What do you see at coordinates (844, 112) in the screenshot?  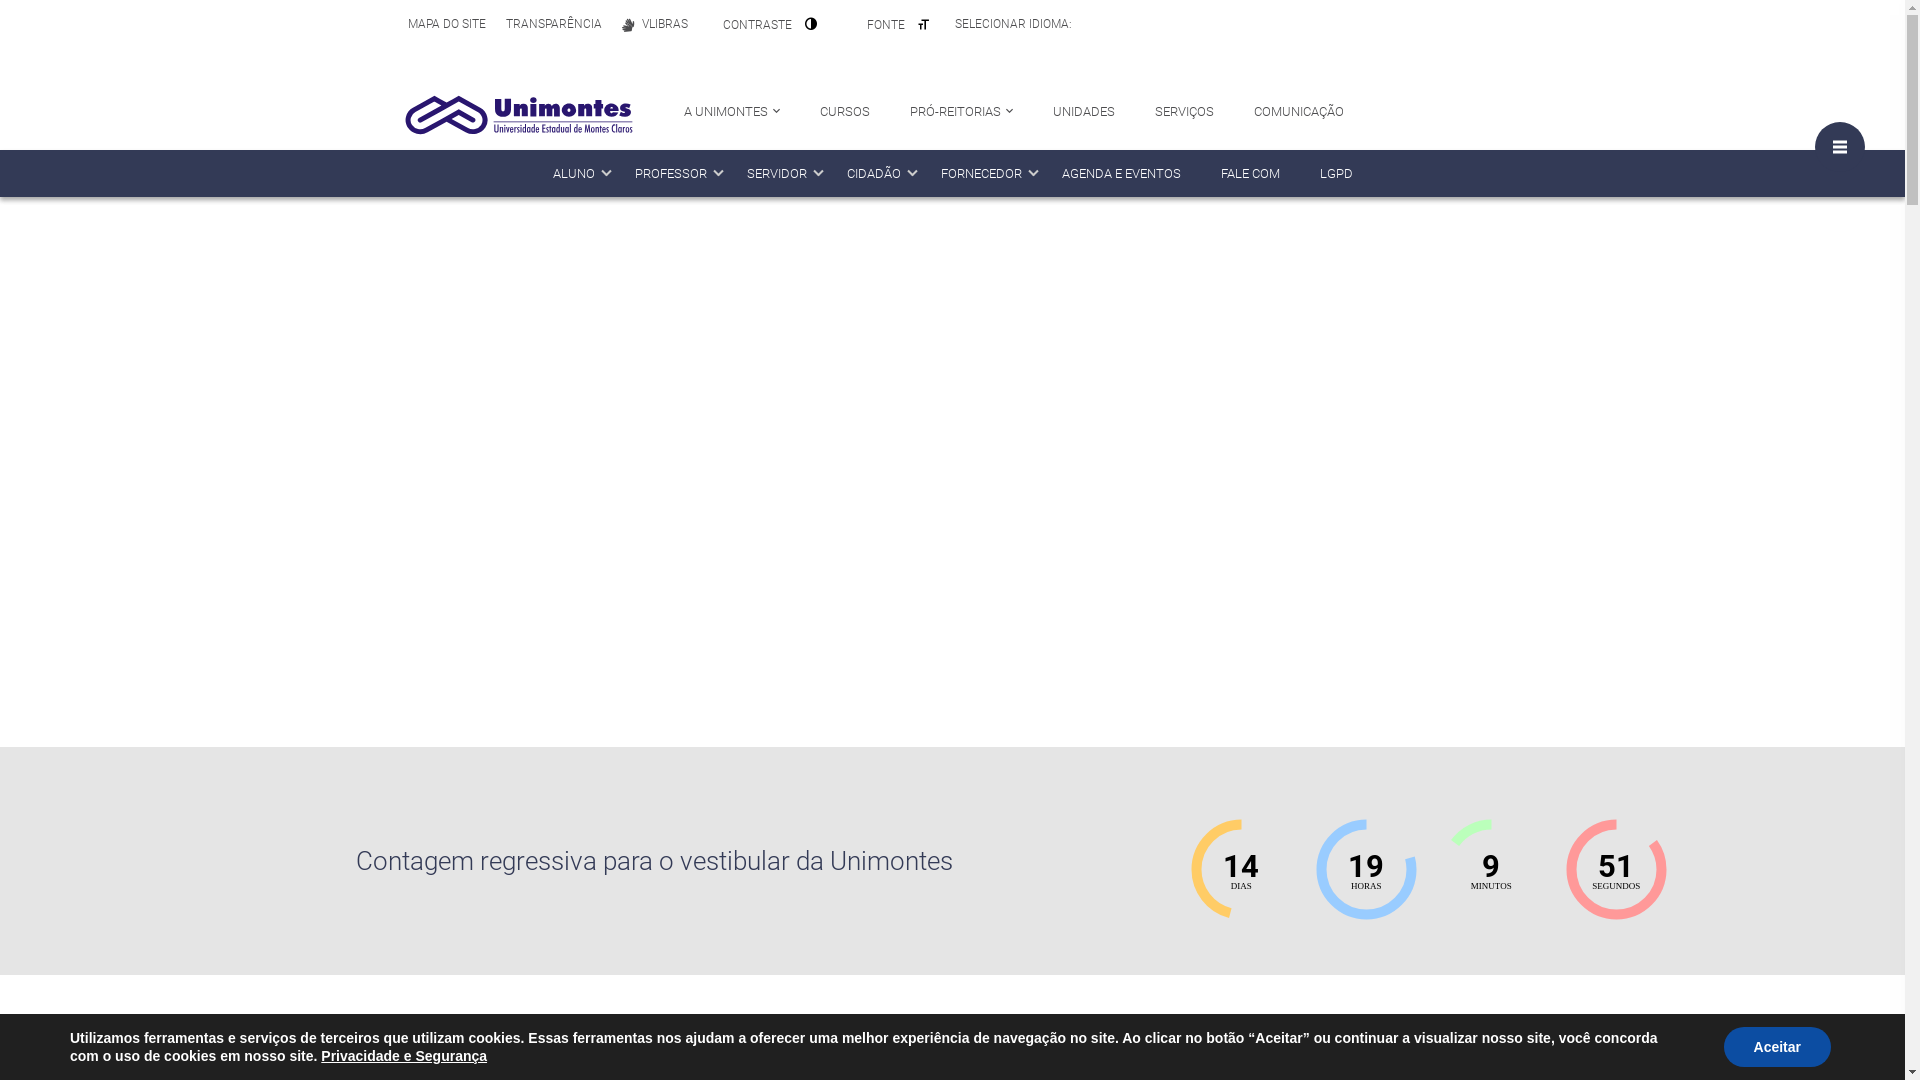 I see `'CURSOS'` at bounding box center [844, 112].